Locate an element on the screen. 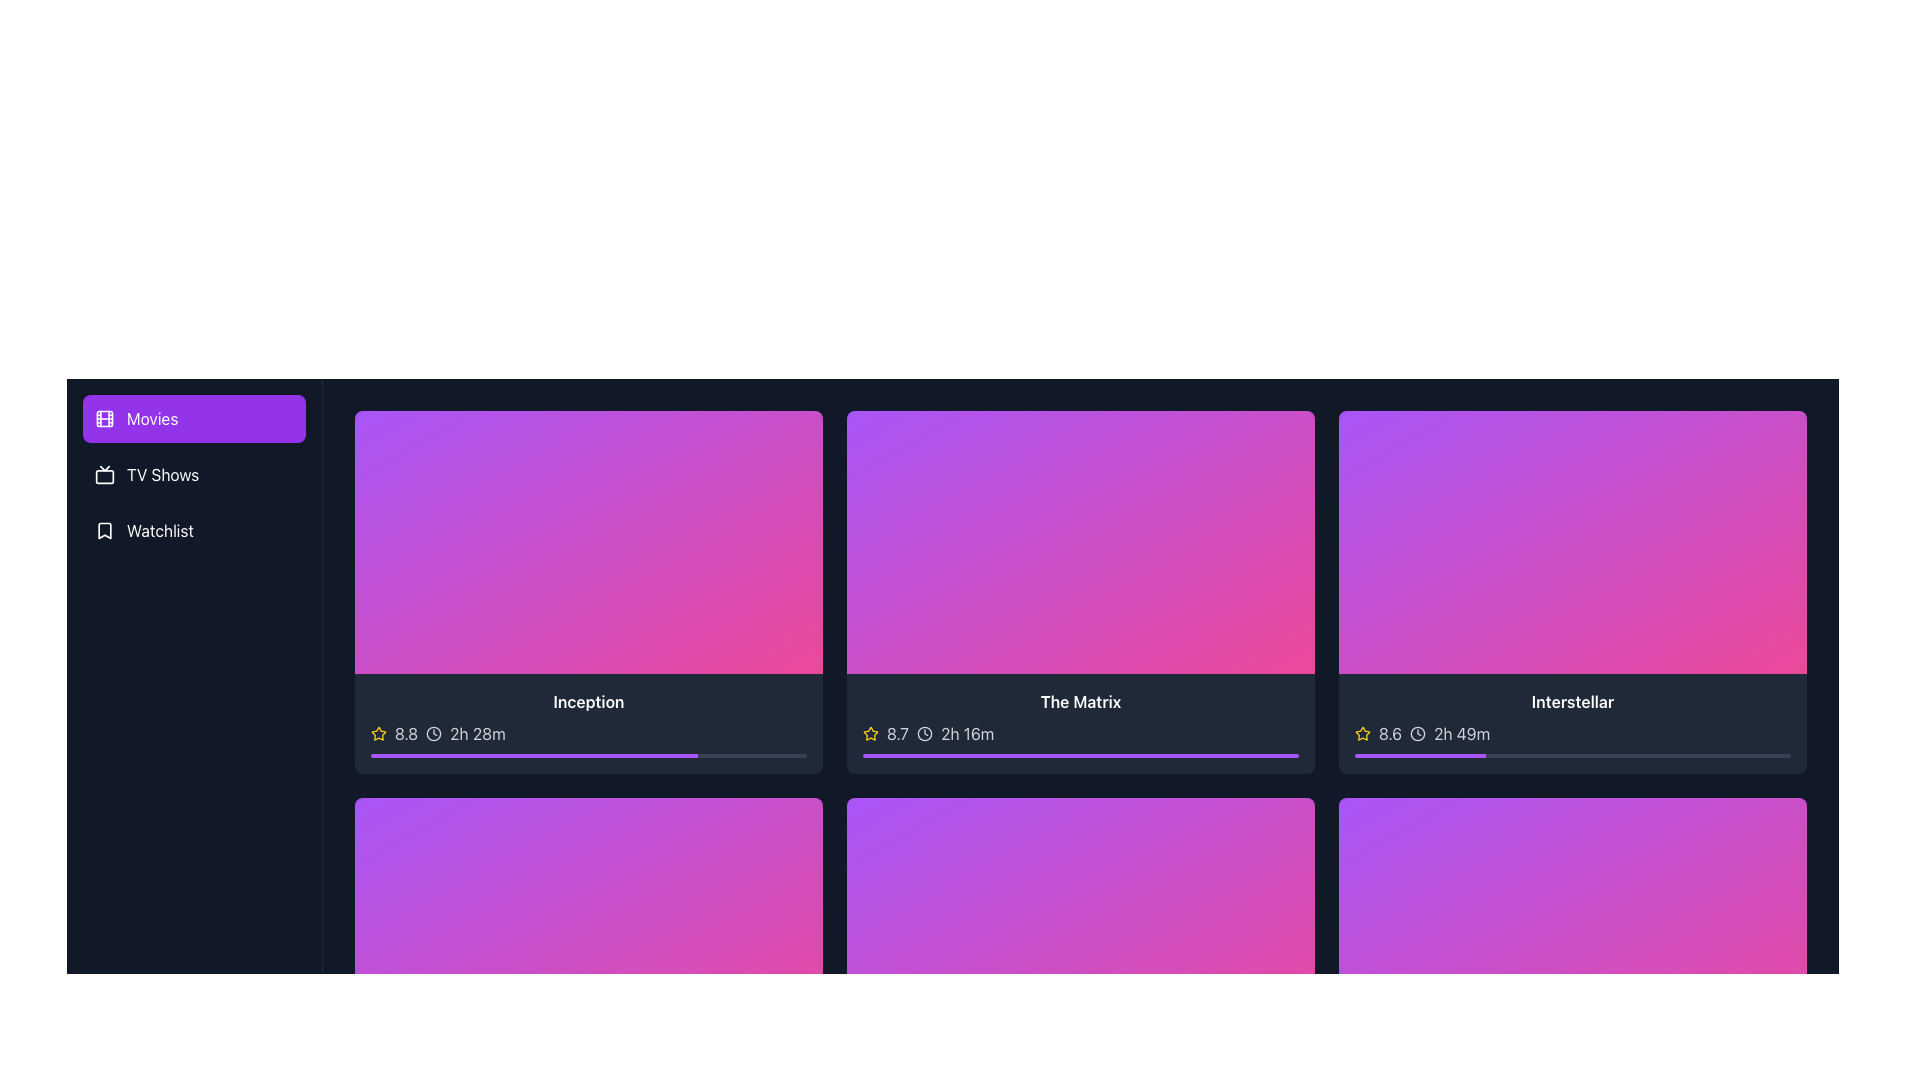 Image resolution: width=1920 pixels, height=1080 pixels. the clock icon in the metadata area of the 'Interstellar' card, which is positioned after the rating text ('8.6') and before the duration text ('2h 49m') is located at coordinates (1417, 734).